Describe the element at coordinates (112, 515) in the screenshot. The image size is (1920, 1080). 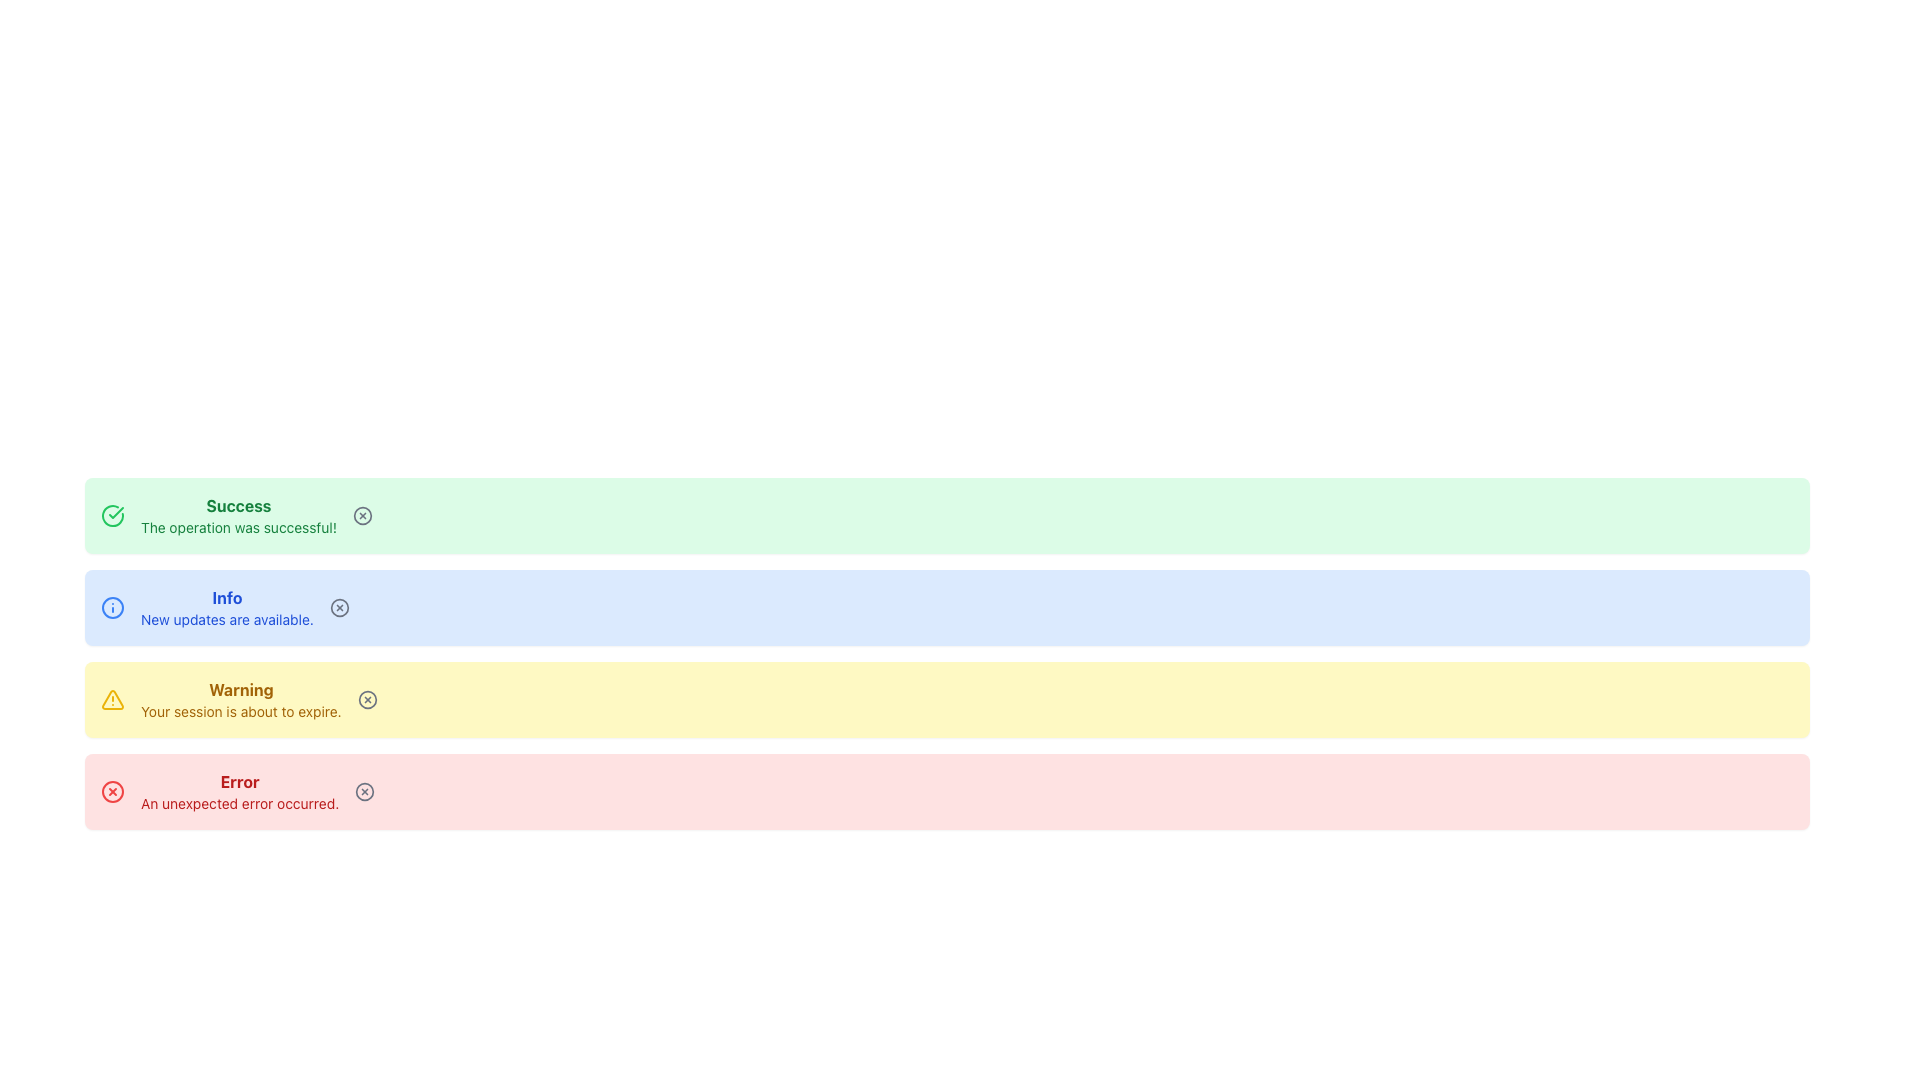
I see `the circular outline of the success icon with a green stroke, which features a checkmark symbol, located on the left side of the green 'Success' notification bar at the upper section of the interface` at that location.